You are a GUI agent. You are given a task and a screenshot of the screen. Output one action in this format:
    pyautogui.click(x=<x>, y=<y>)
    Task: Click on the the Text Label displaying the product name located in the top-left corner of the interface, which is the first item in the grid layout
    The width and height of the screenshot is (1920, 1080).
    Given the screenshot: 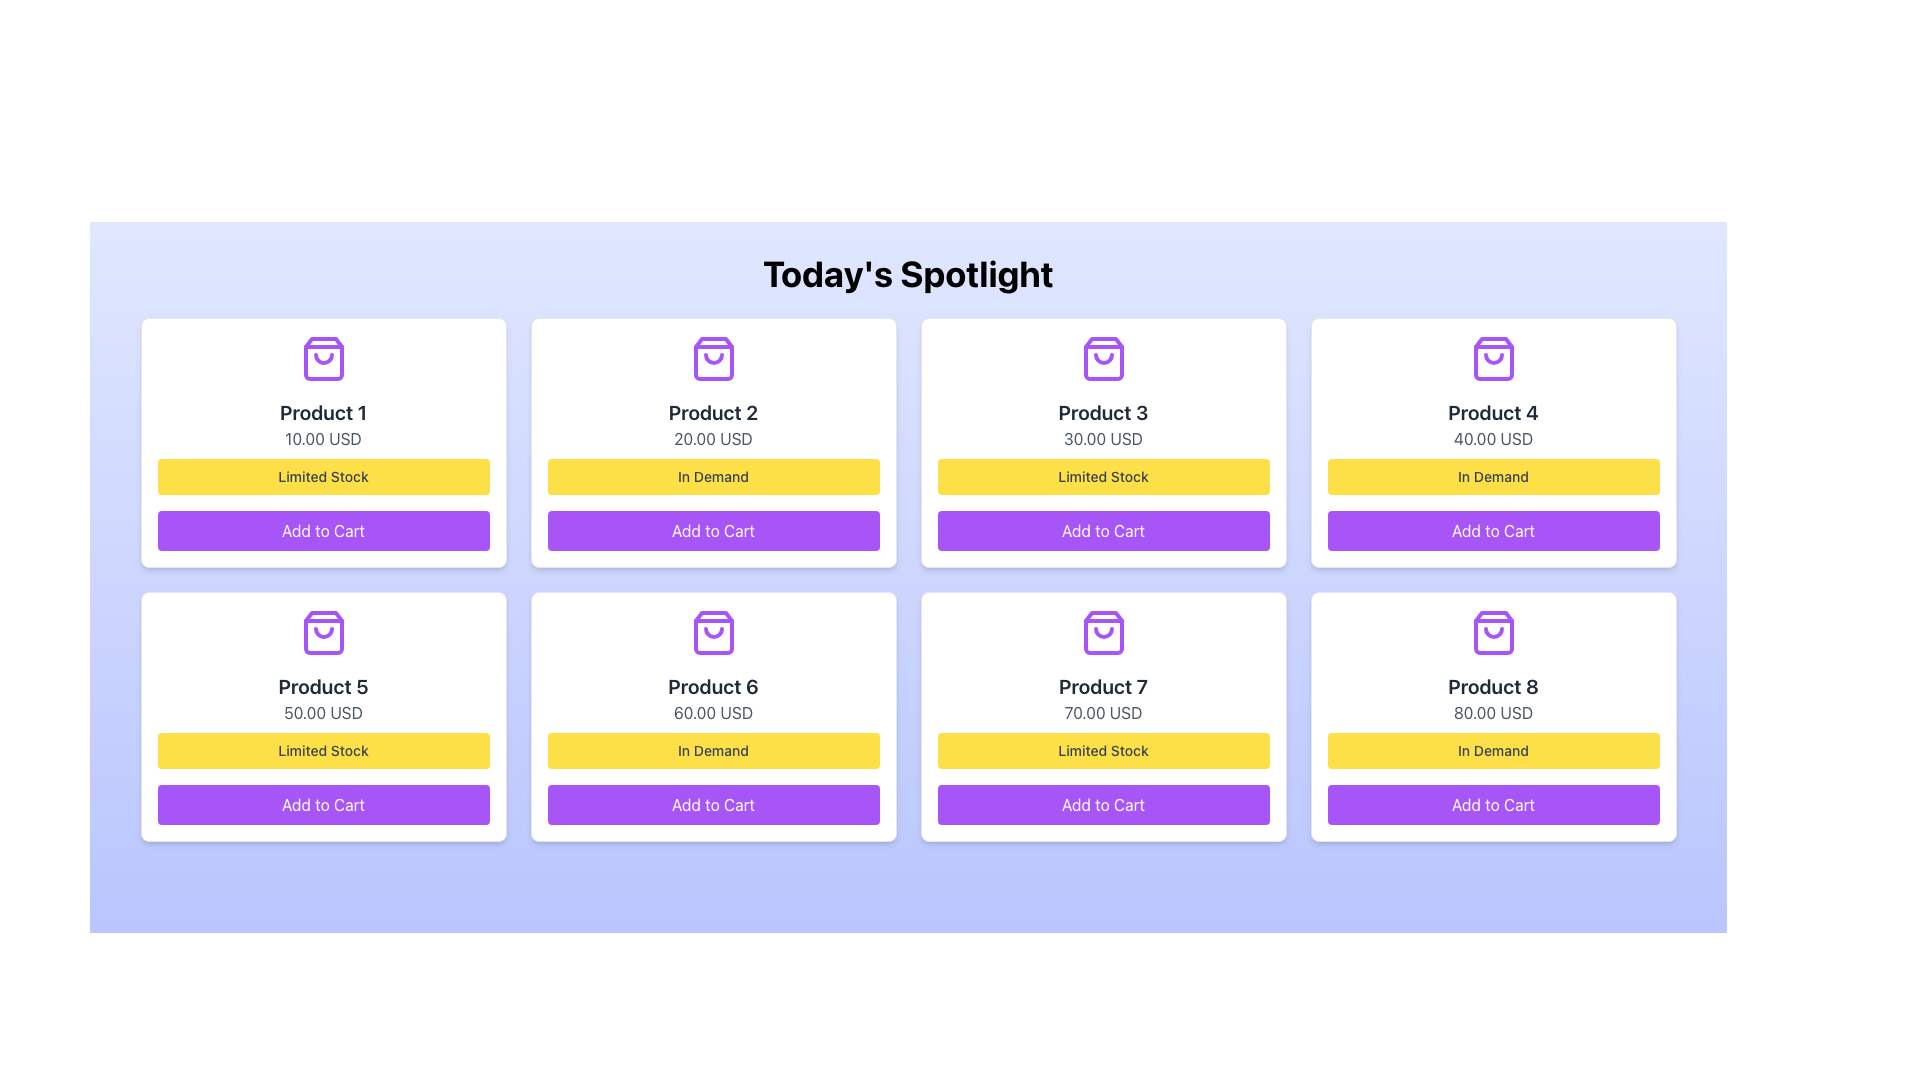 What is the action you would take?
    pyautogui.click(x=323, y=411)
    